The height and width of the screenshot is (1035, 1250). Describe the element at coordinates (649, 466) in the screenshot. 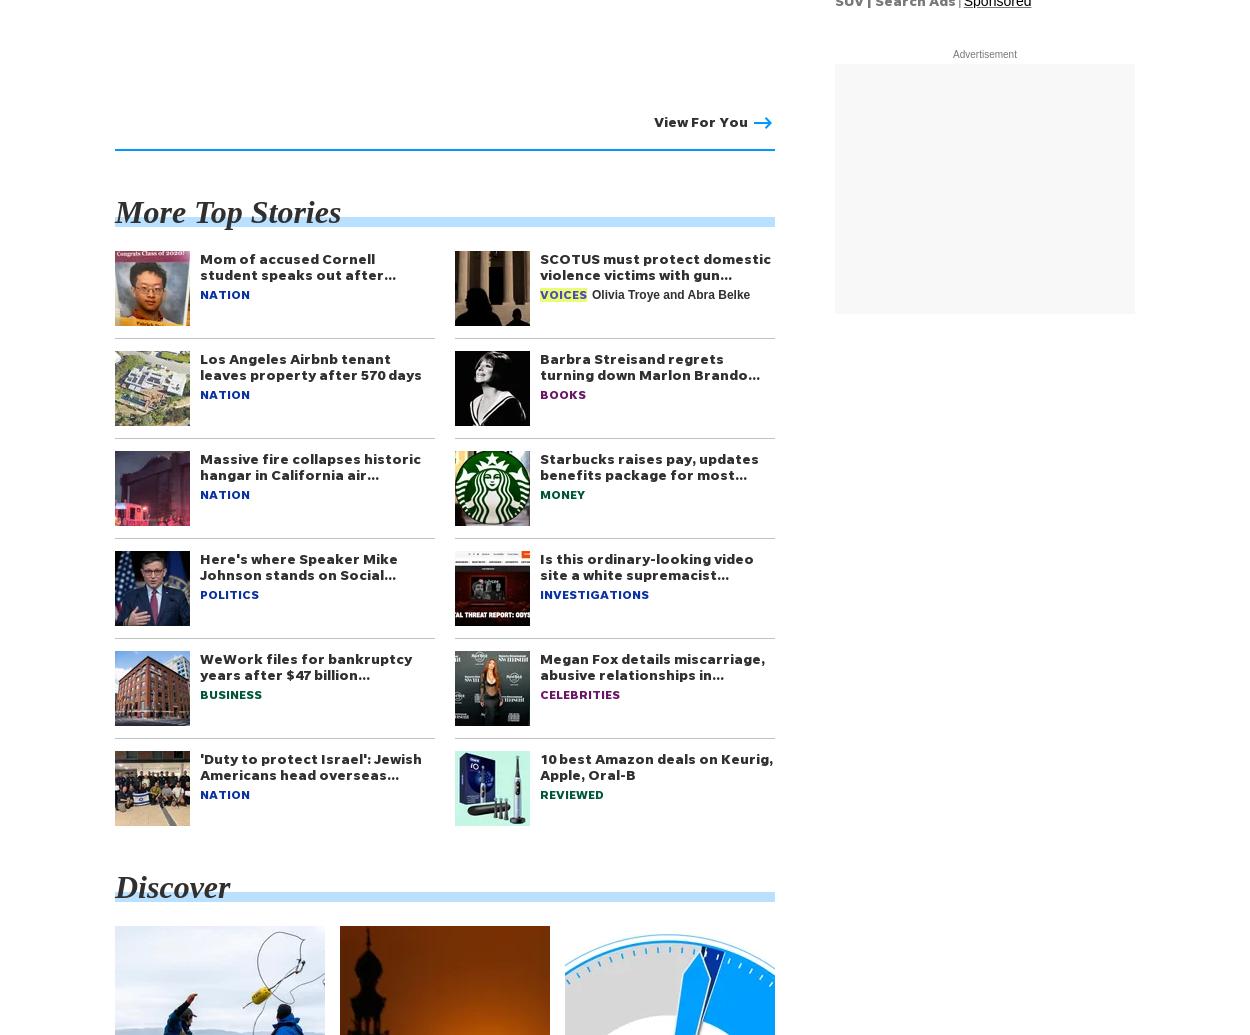

I see `'Starbucks raises pay, updates benefits package for most…'` at that location.